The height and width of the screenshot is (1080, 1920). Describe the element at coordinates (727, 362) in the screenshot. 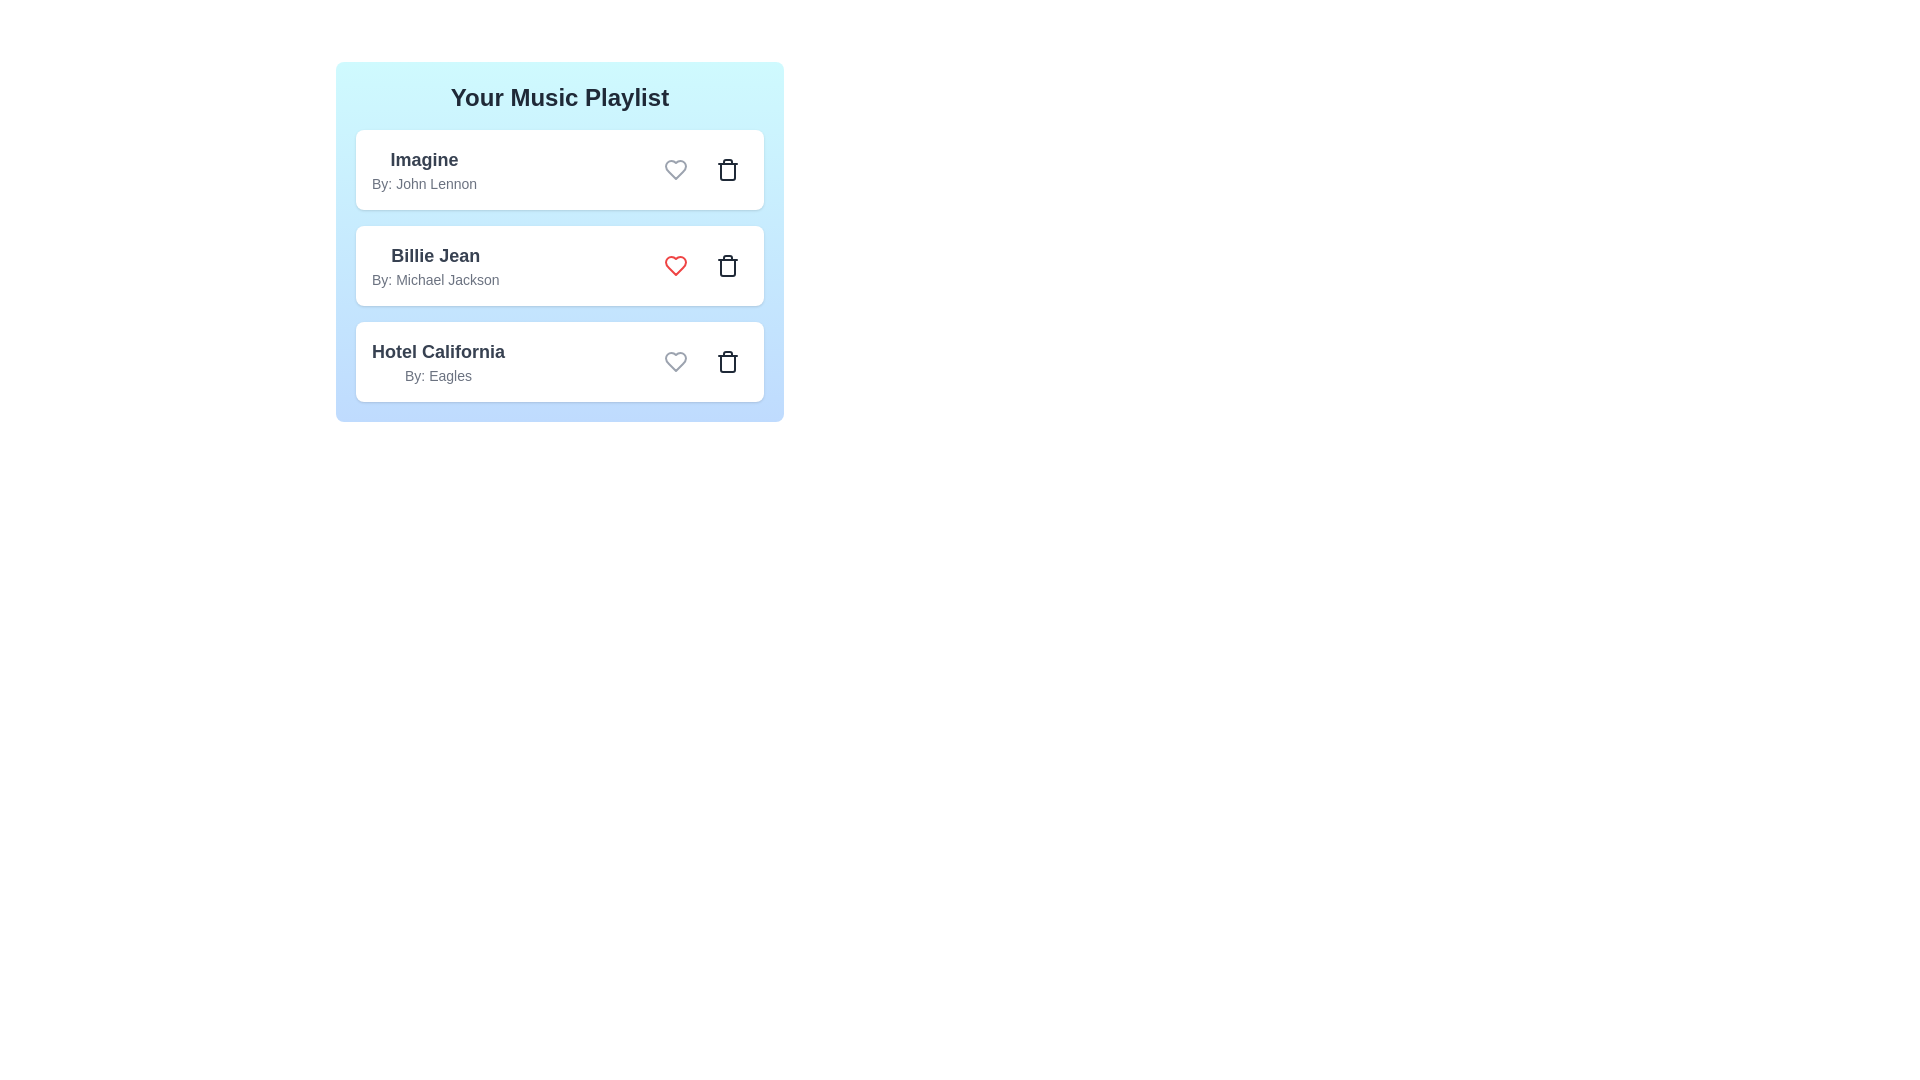

I see `the song with title Hotel California from the playlist by clicking its trash icon` at that location.